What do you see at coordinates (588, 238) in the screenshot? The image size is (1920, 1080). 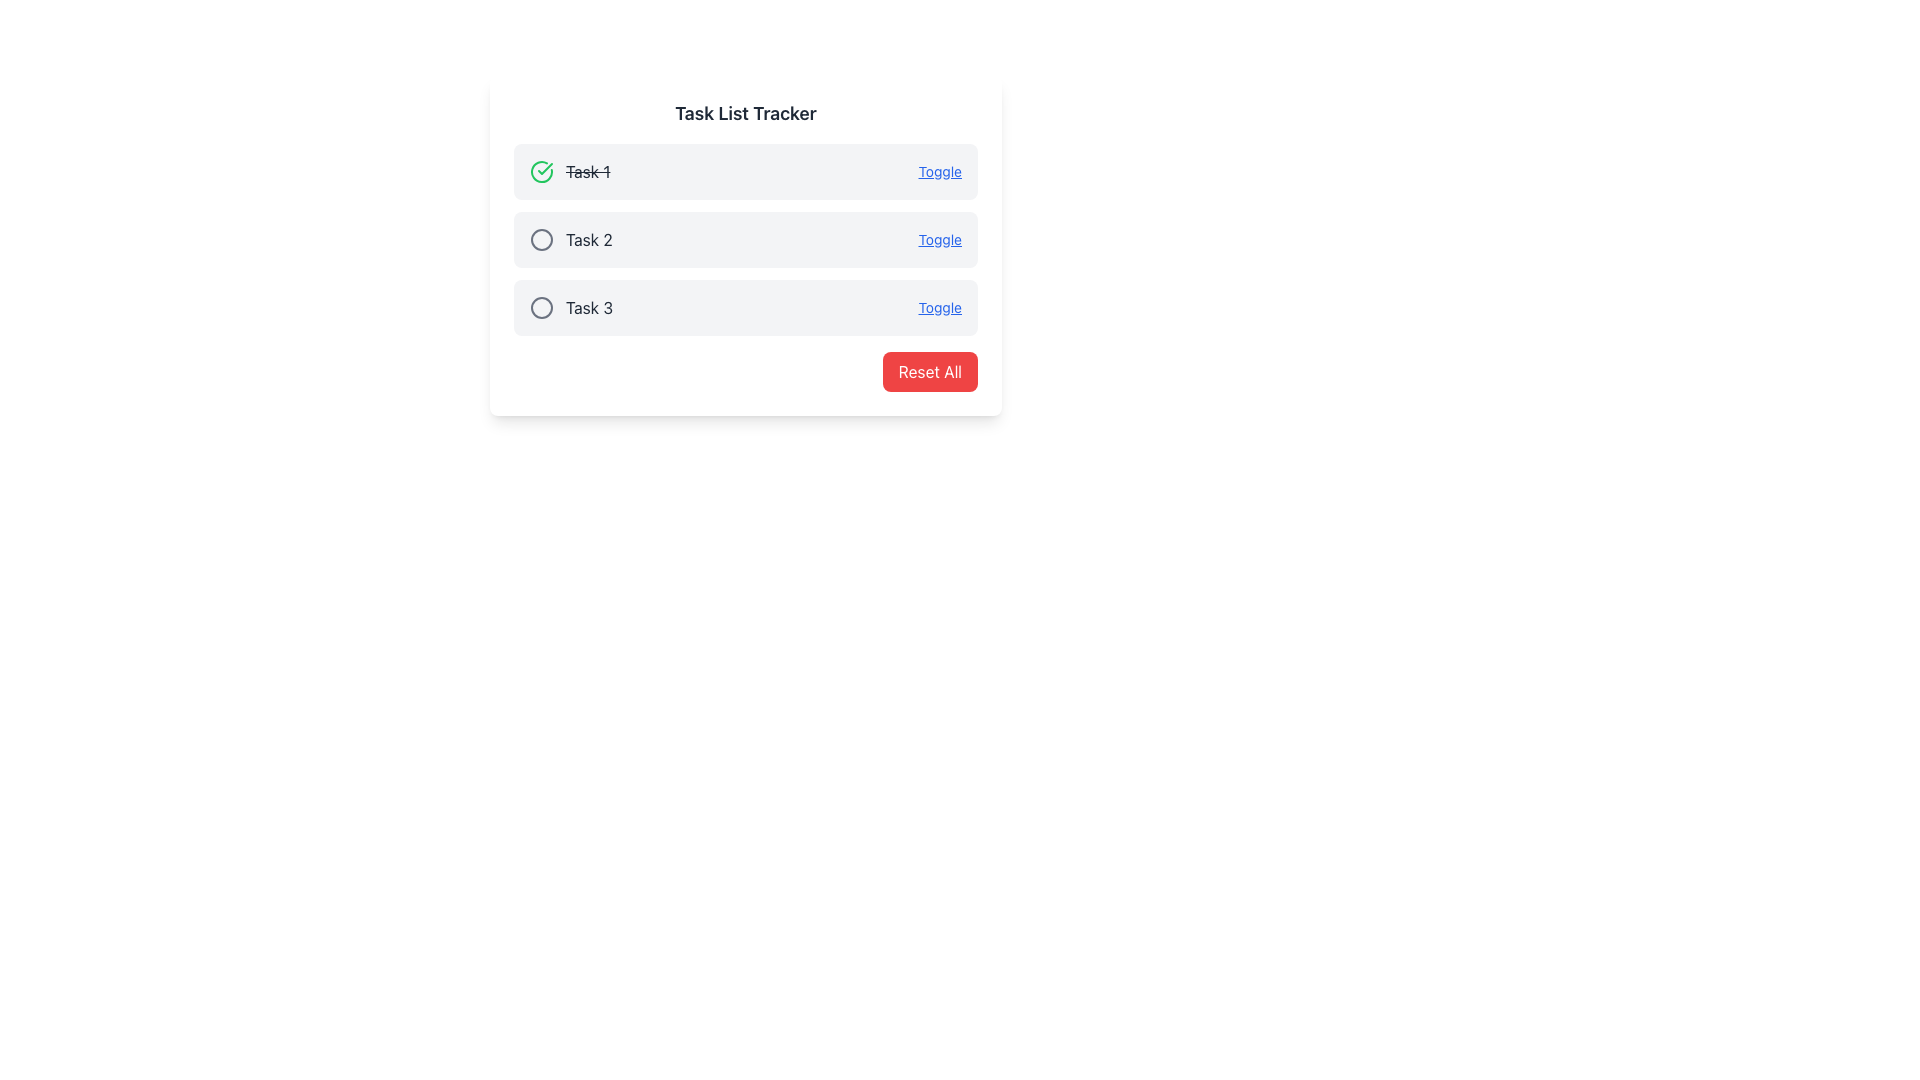 I see `the text label displaying the title of the task located in the second row of the task list, centered horizontally between the circular icon and the 'Toggle' button` at bounding box center [588, 238].